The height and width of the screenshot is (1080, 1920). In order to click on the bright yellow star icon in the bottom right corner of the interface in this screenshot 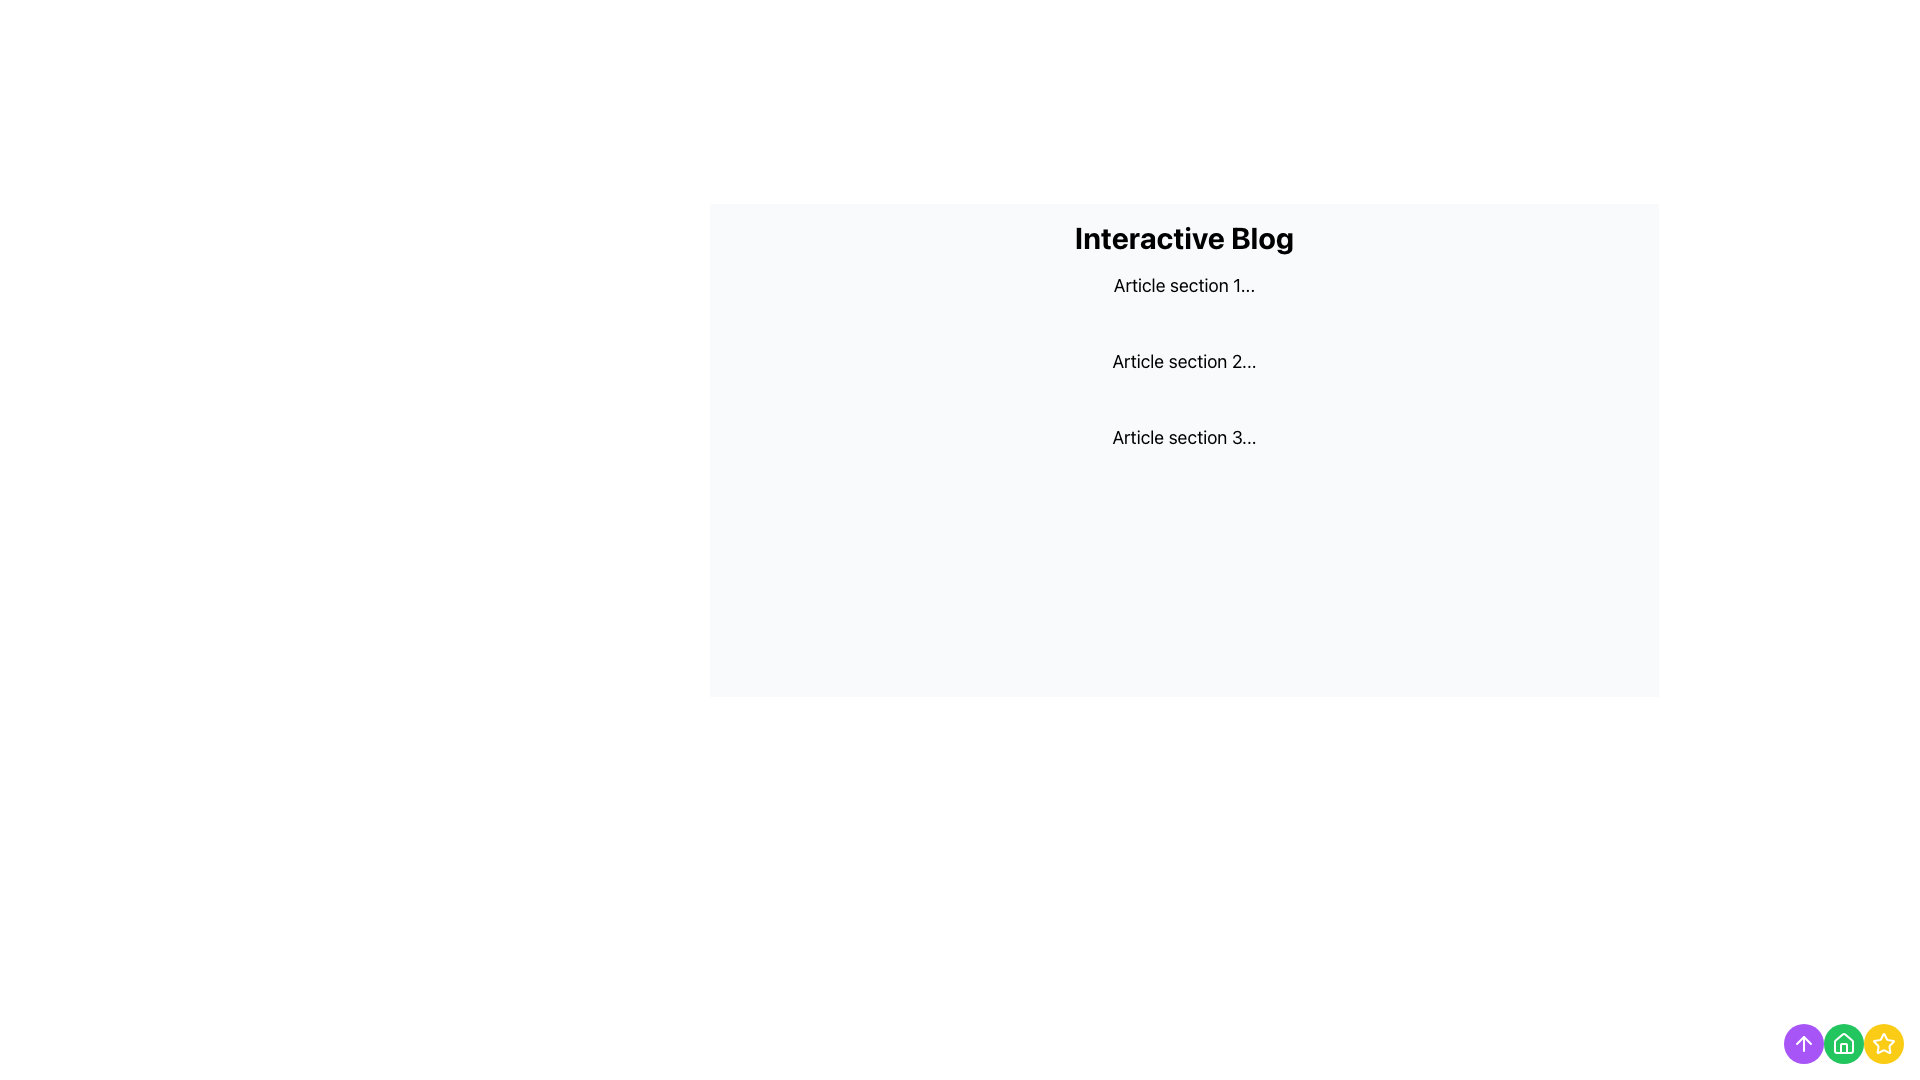, I will do `click(1882, 1042)`.